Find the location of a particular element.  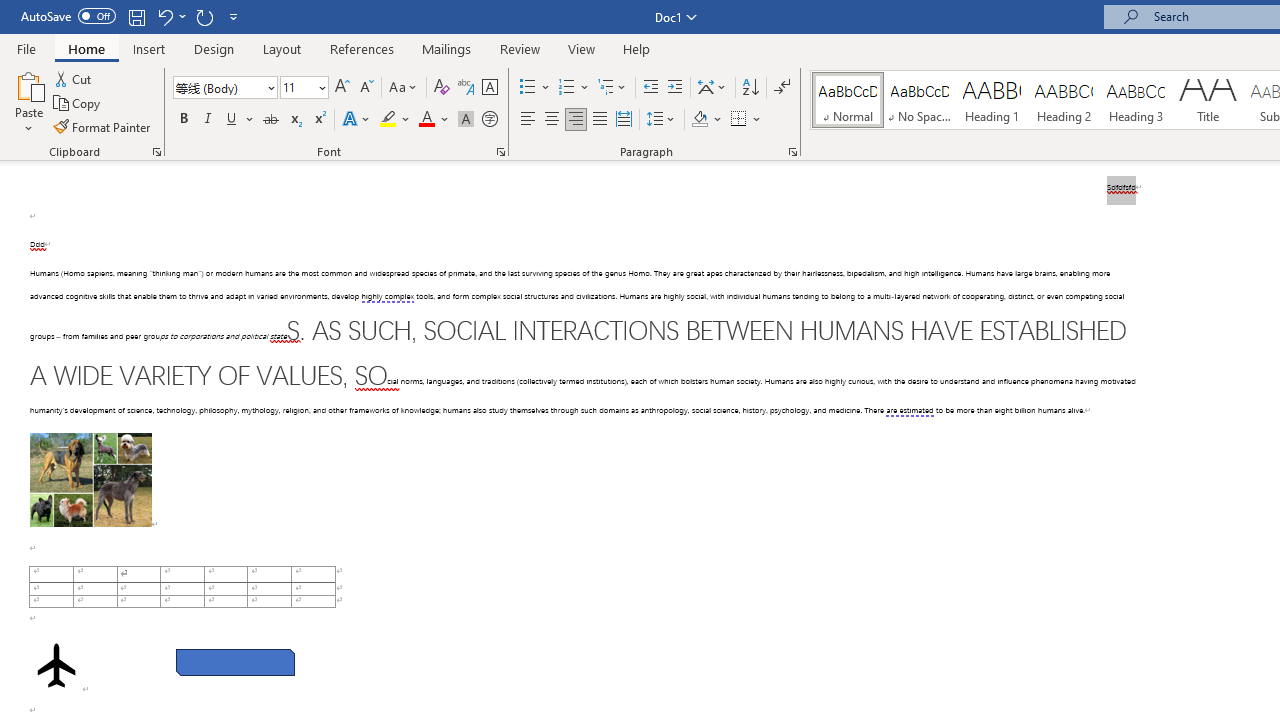

'Undo Paragraph Alignment' is located at coordinates (170, 16).